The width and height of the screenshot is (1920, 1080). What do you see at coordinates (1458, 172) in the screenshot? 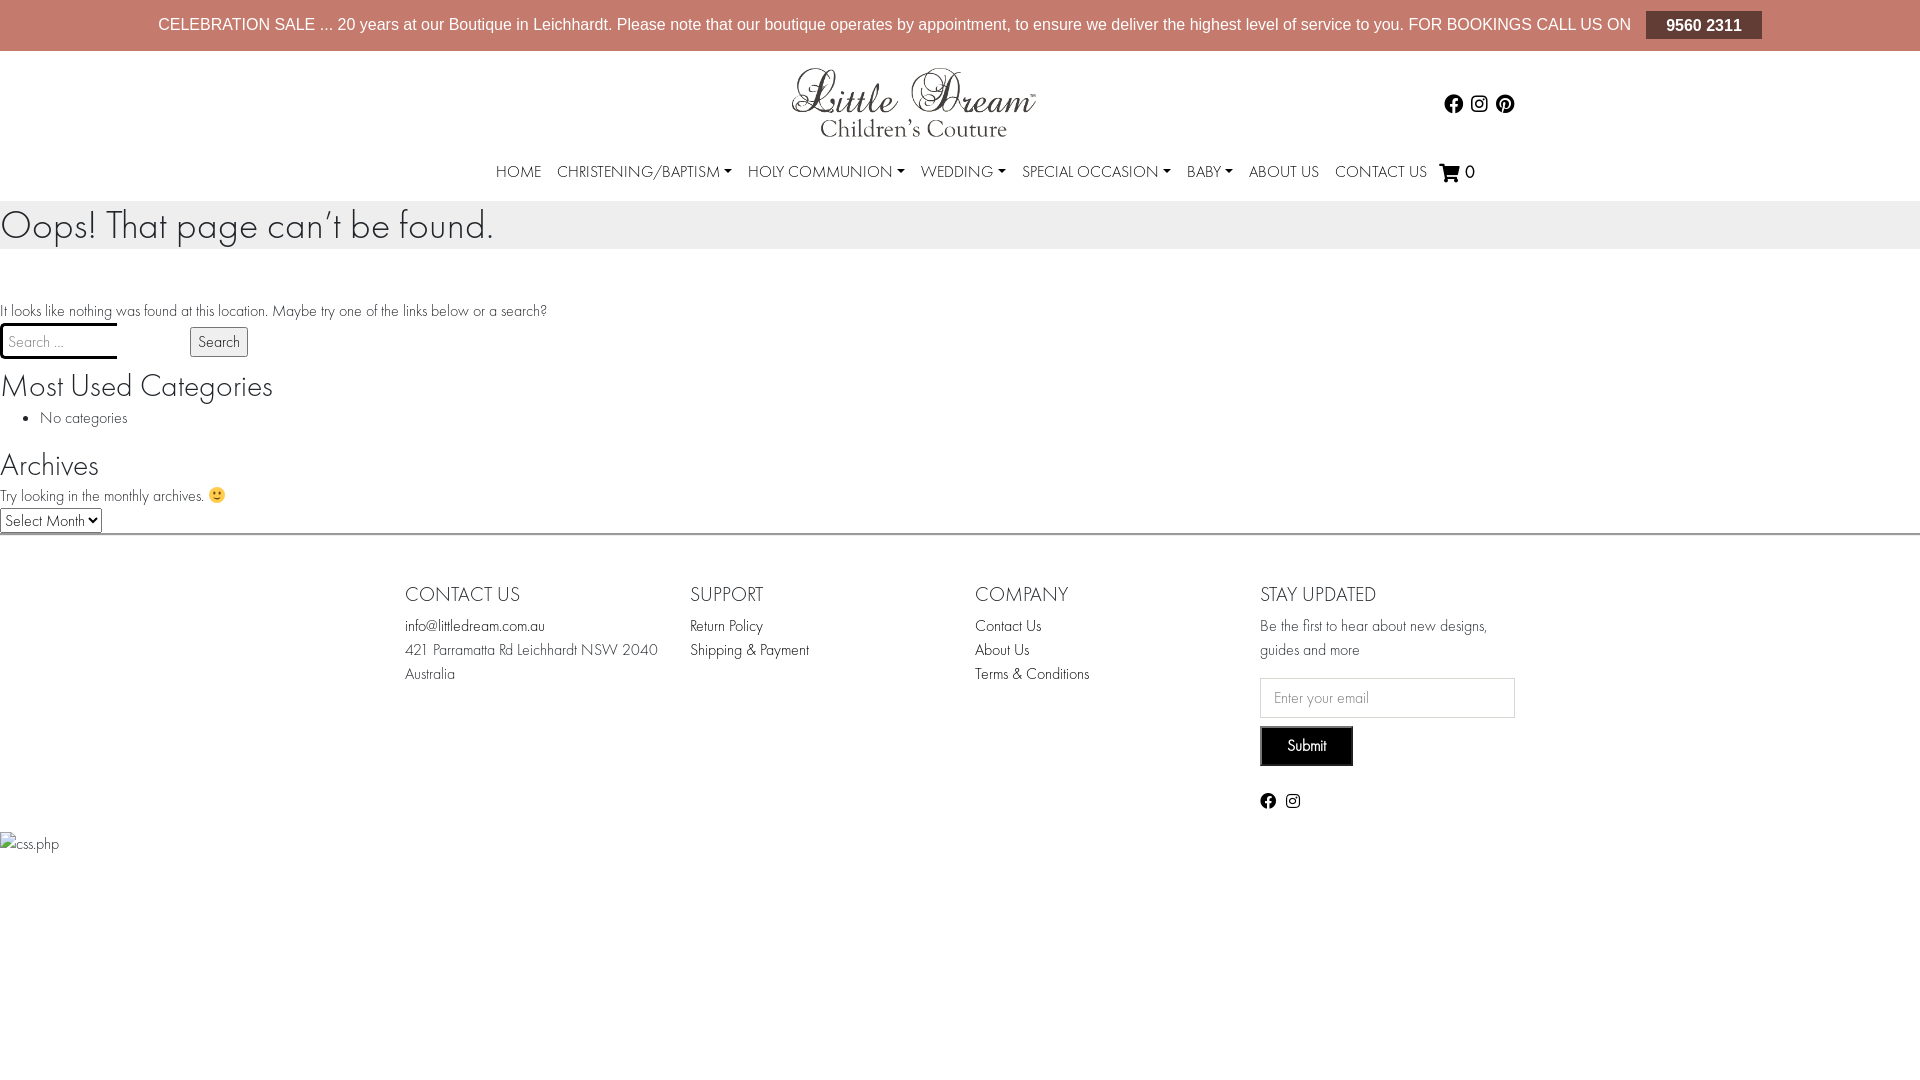
I see `'0'` at bounding box center [1458, 172].